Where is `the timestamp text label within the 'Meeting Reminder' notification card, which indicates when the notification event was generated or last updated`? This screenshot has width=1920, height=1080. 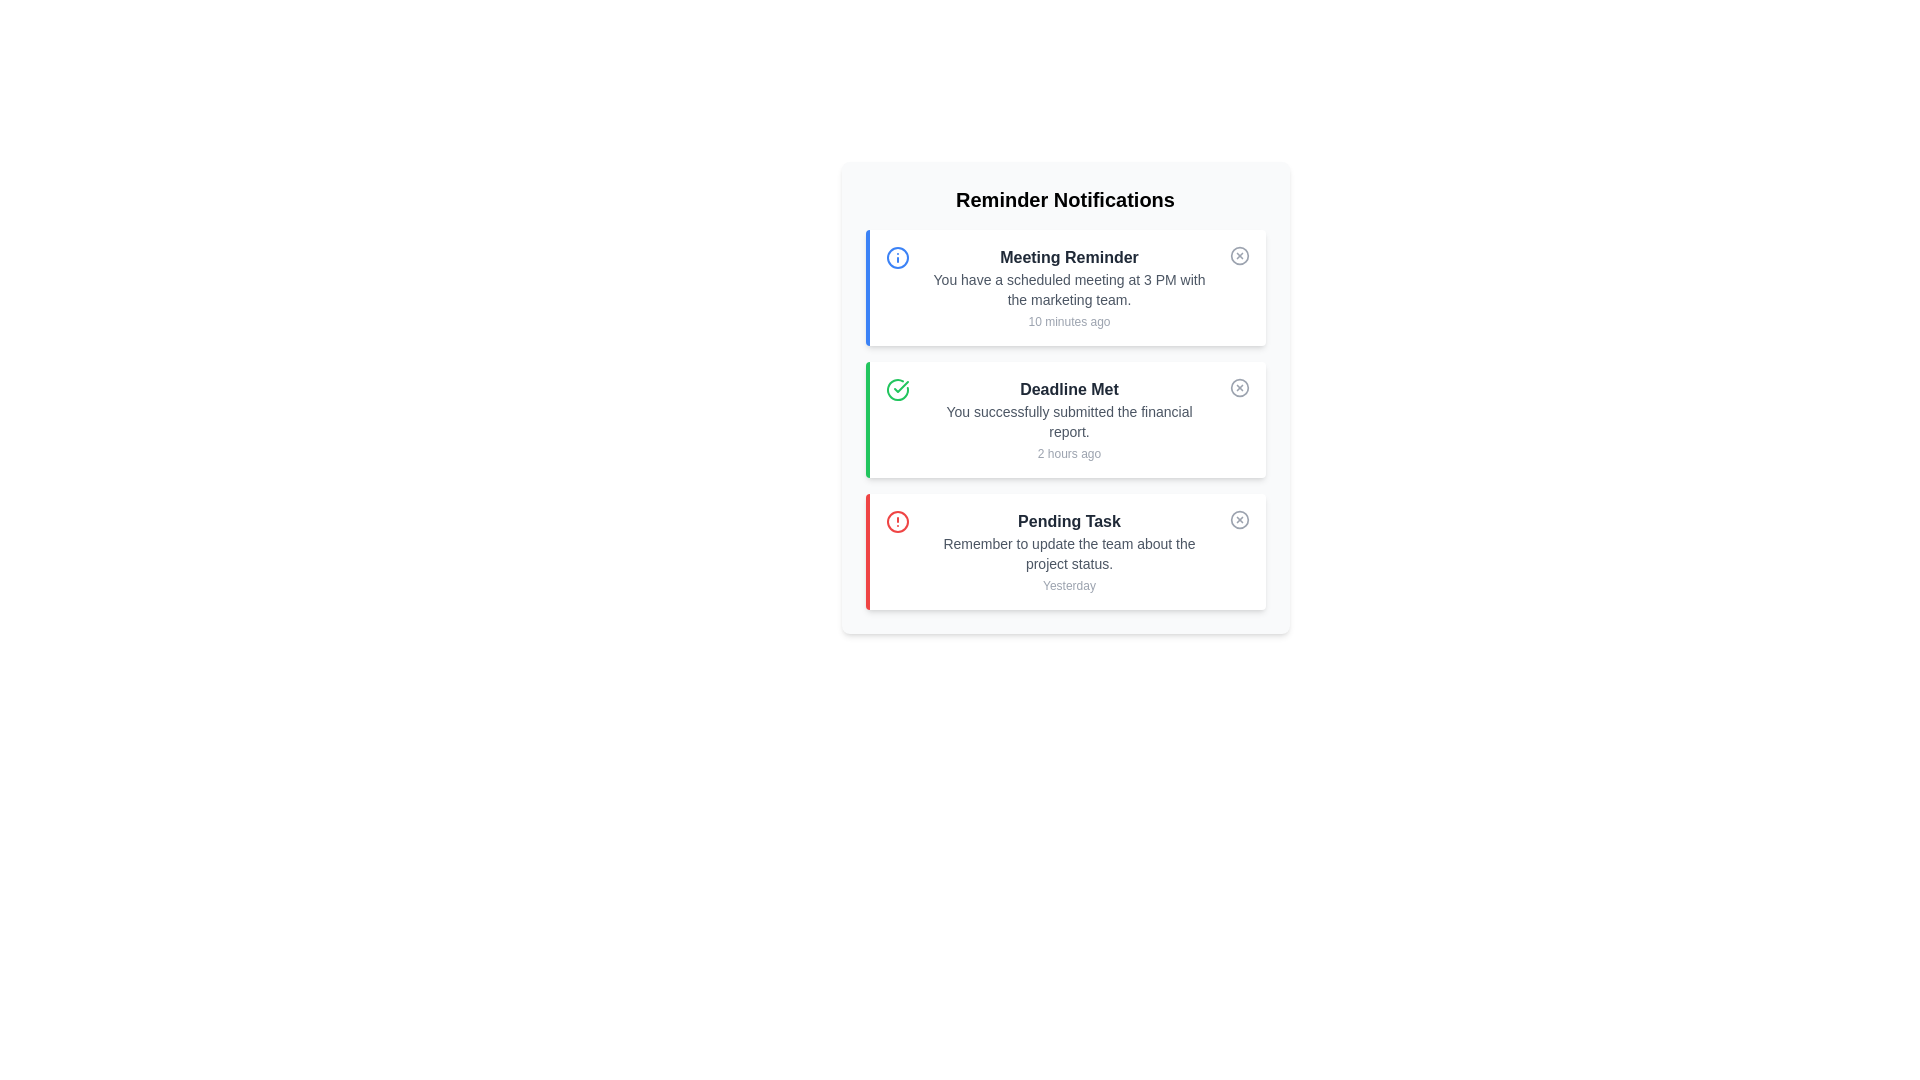 the timestamp text label within the 'Meeting Reminder' notification card, which indicates when the notification event was generated or last updated is located at coordinates (1068, 320).